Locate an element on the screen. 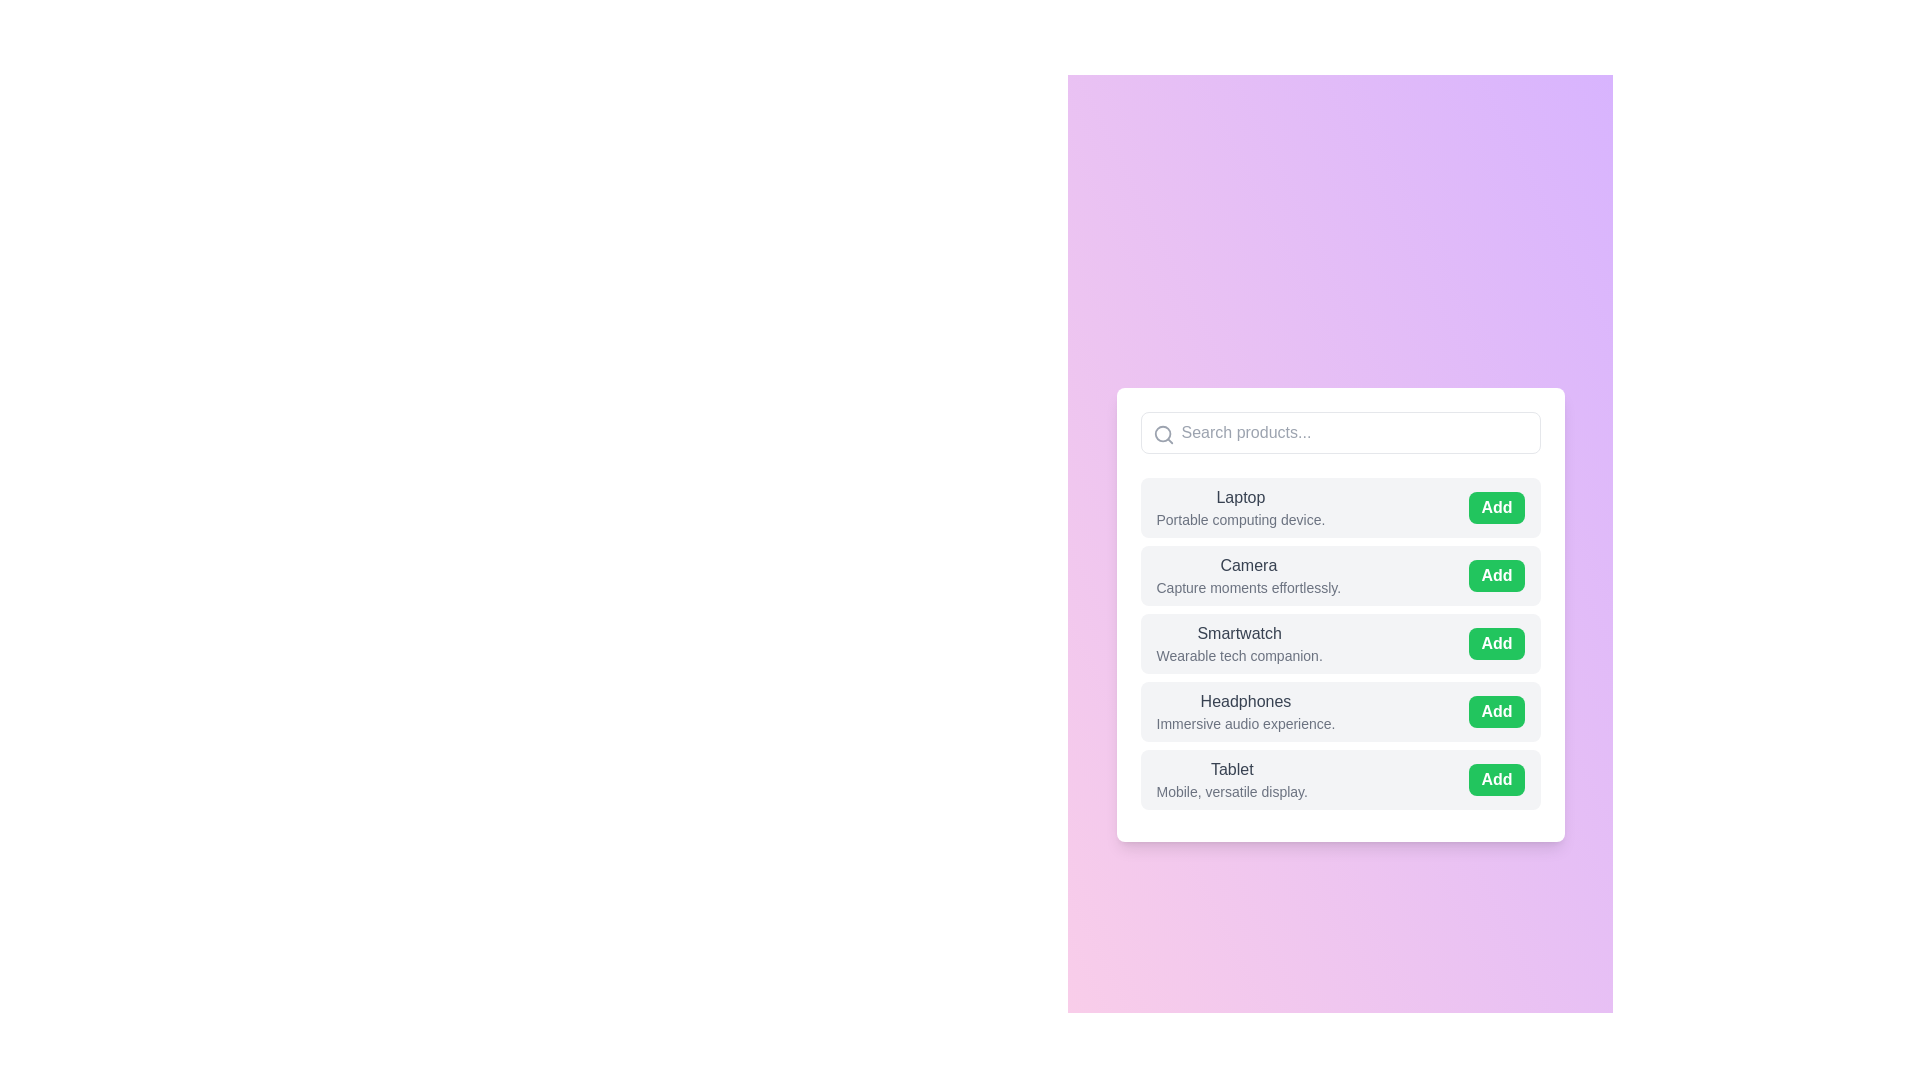  the 'Add Tablet to Cart' button for accessibility is located at coordinates (1497, 778).